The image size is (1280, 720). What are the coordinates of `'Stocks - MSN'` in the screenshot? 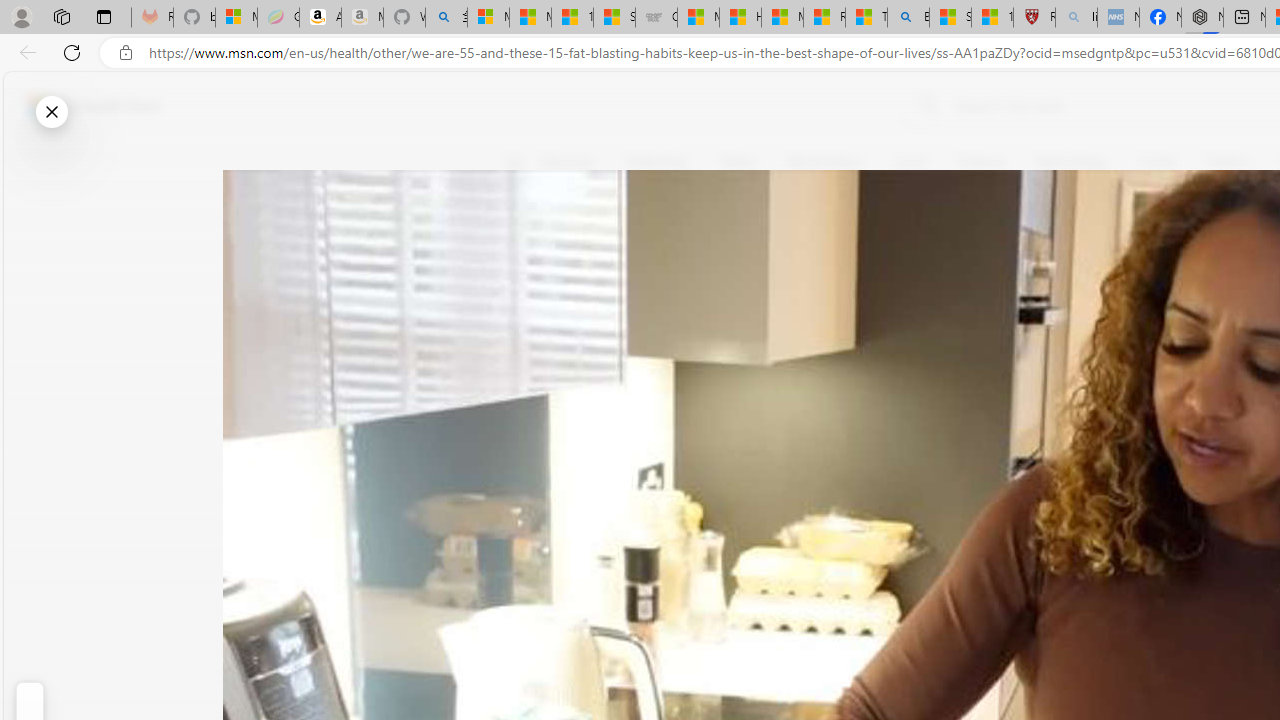 It's located at (613, 17).